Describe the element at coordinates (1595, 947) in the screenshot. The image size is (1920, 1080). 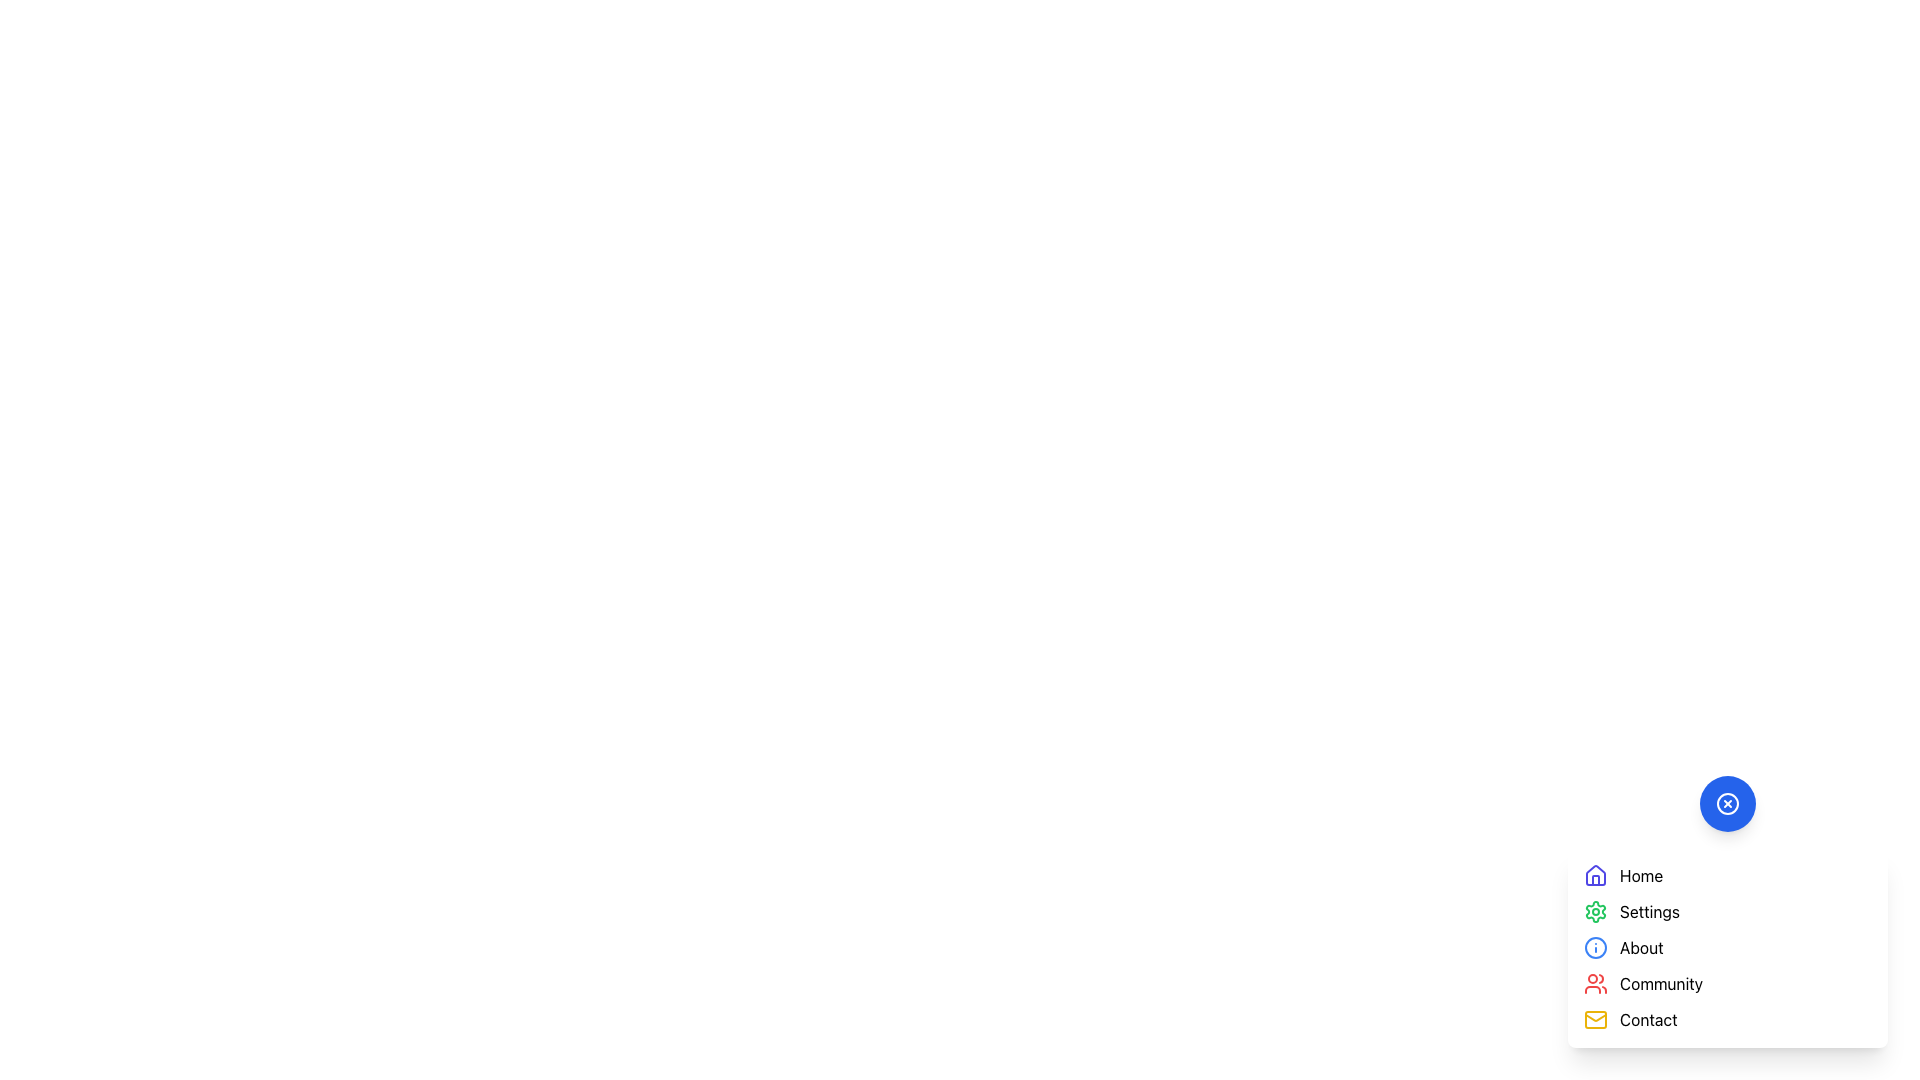
I see `the circular icon with a blue border located to the left of the 'About' text in the vertical menu` at that location.